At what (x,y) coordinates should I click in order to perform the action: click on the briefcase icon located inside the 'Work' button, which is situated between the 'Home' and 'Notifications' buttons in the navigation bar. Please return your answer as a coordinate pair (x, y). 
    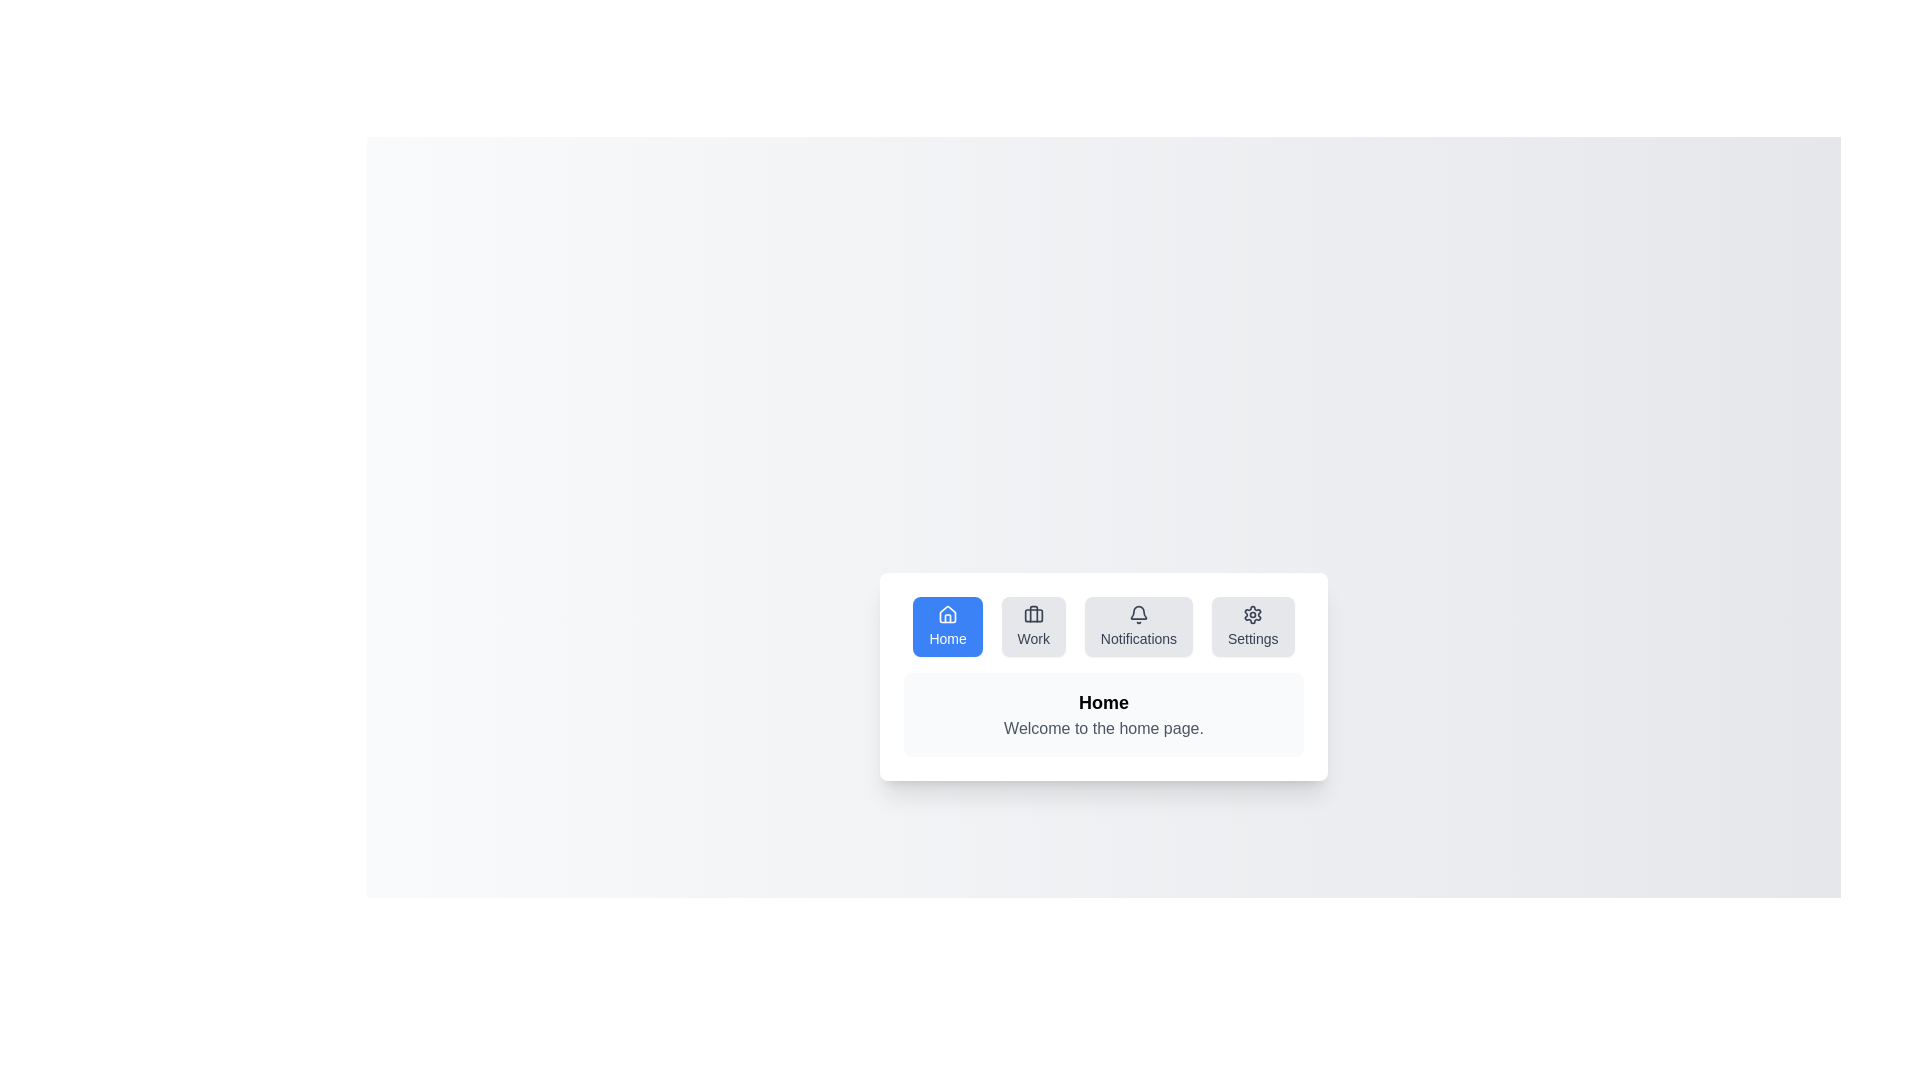
    Looking at the image, I should click on (1033, 613).